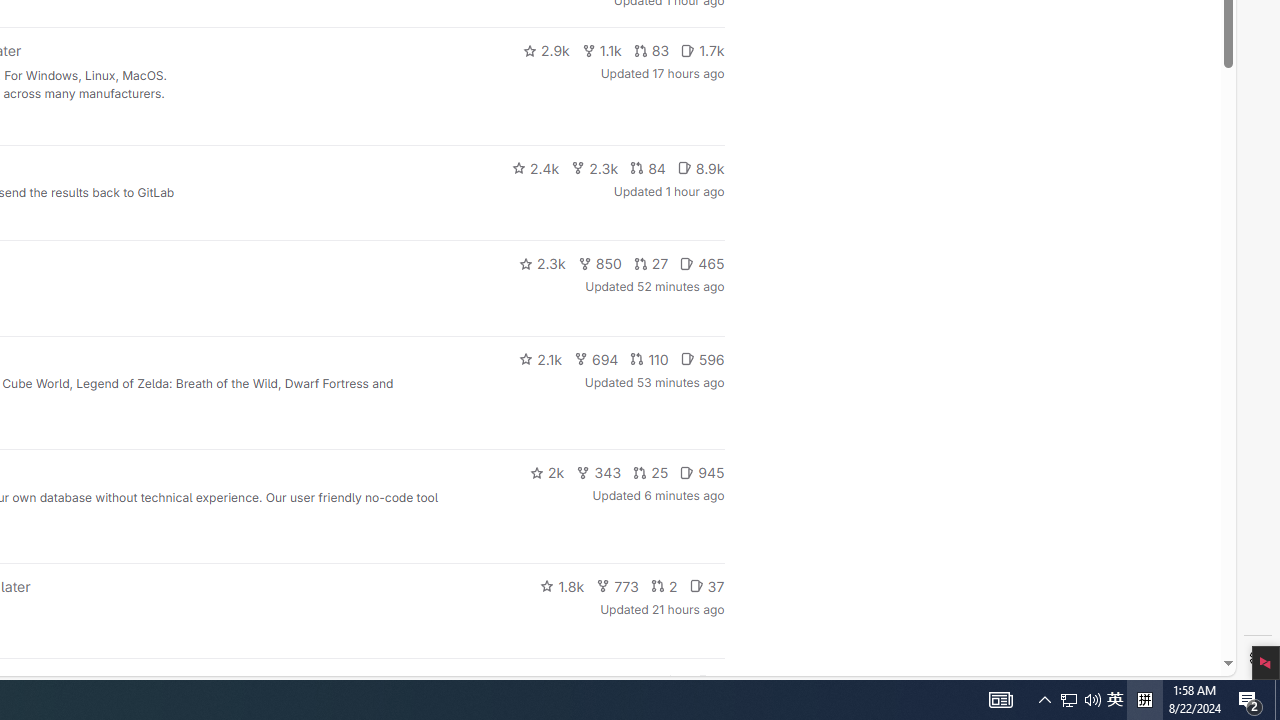 The width and height of the screenshot is (1280, 720). What do you see at coordinates (600, 50) in the screenshot?
I see `'1.1k'` at bounding box center [600, 50].